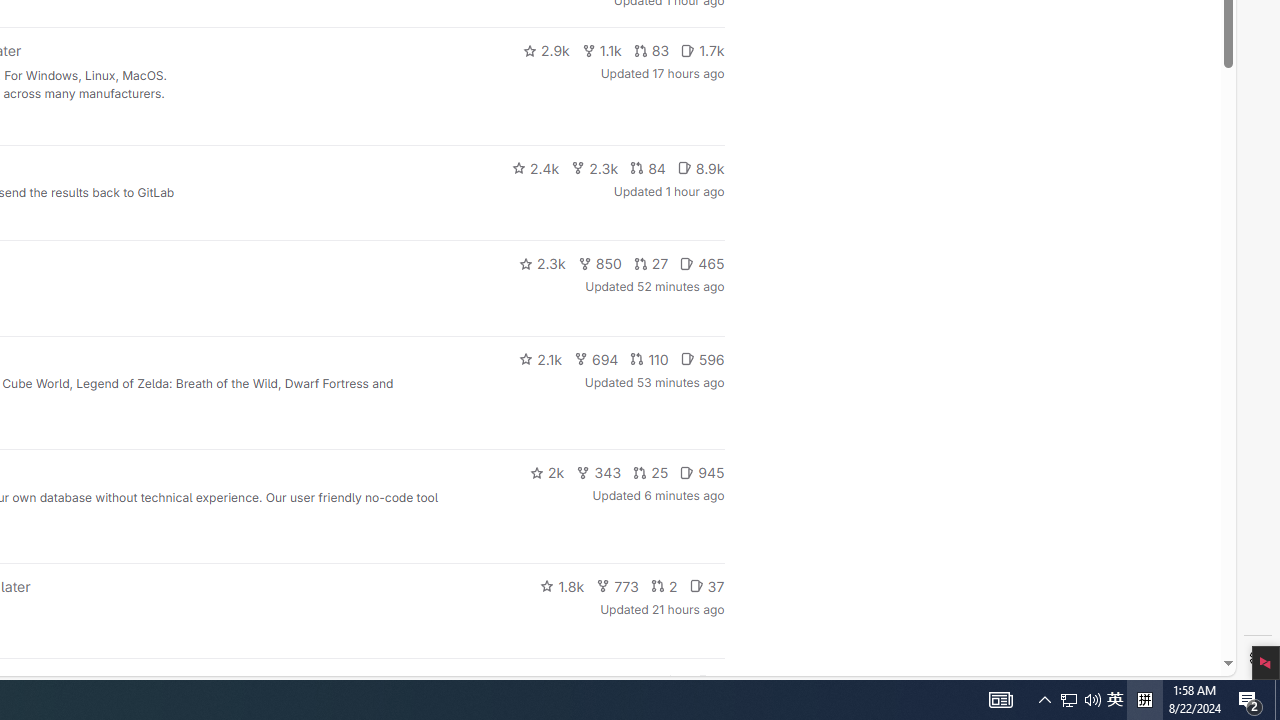 The width and height of the screenshot is (1280, 720). What do you see at coordinates (600, 50) in the screenshot?
I see `'1.1k'` at bounding box center [600, 50].